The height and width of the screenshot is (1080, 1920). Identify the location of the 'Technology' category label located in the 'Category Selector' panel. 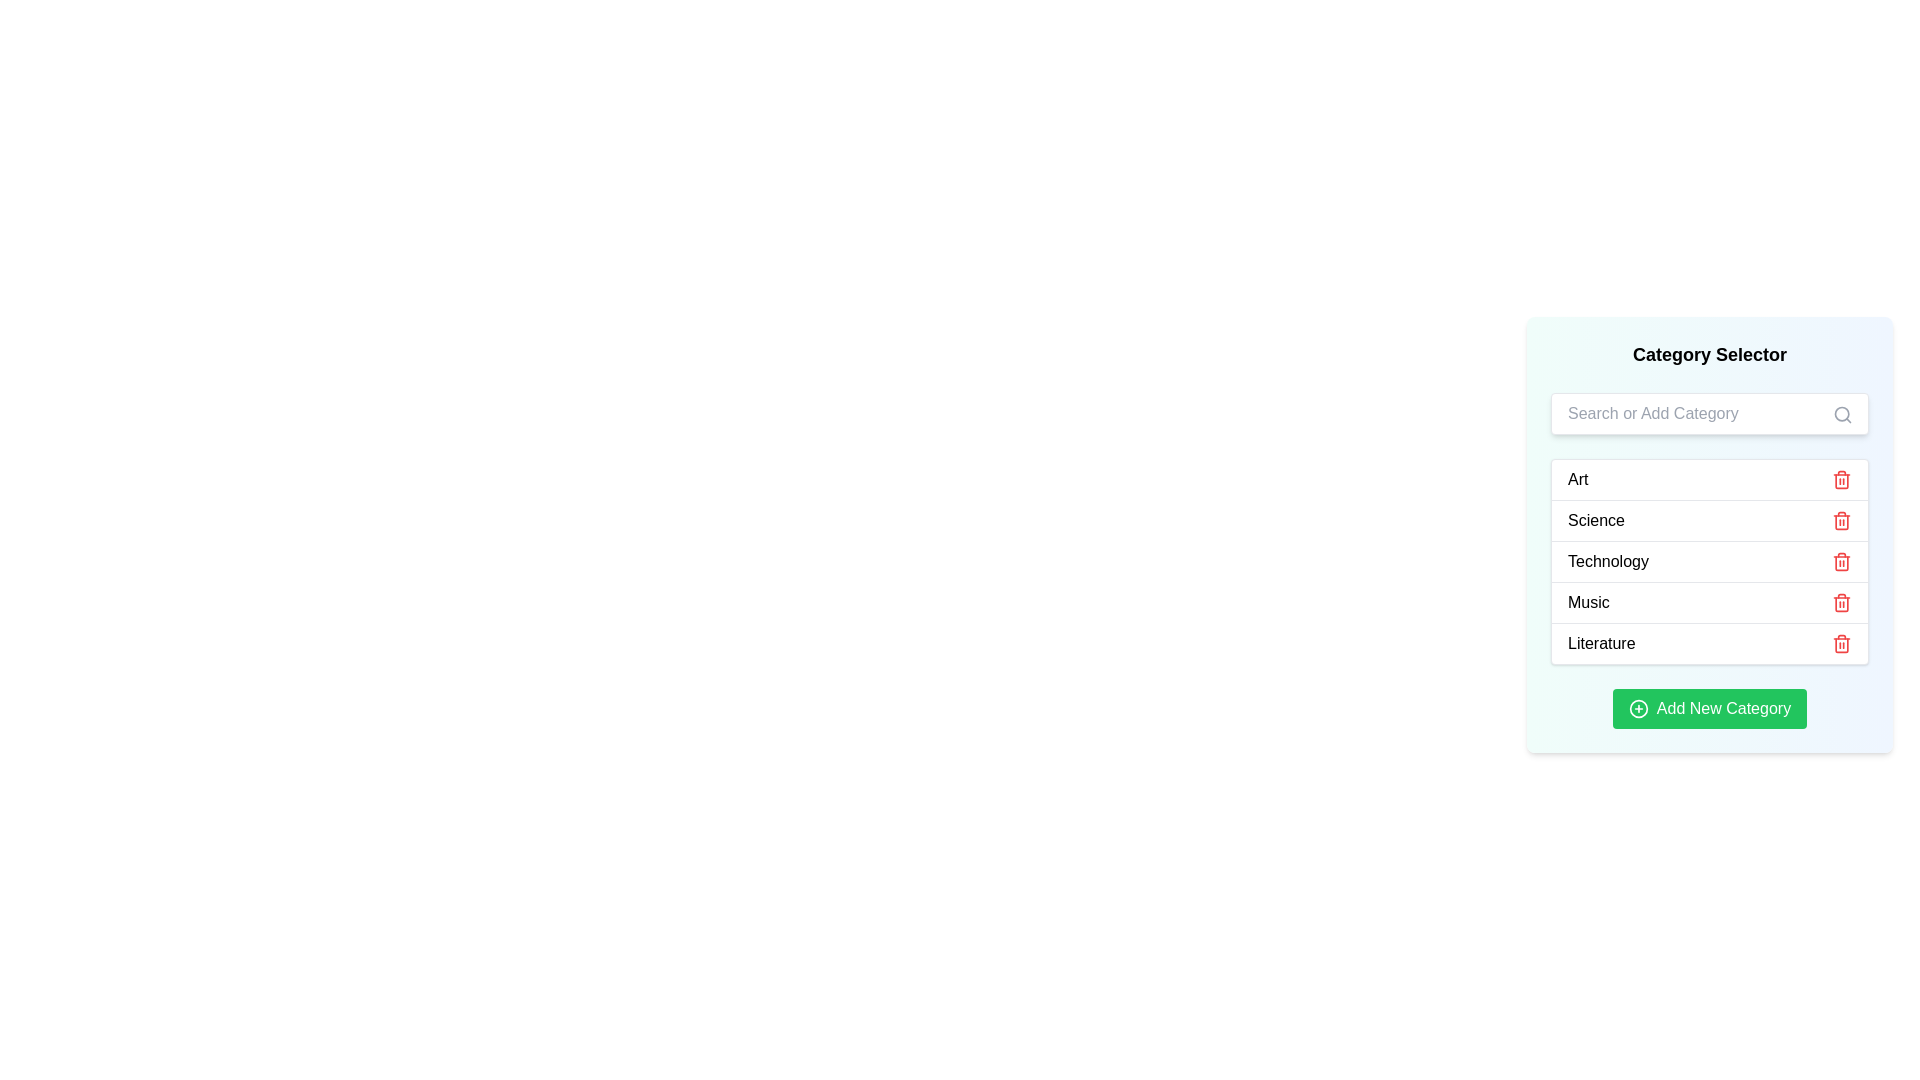
(1608, 562).